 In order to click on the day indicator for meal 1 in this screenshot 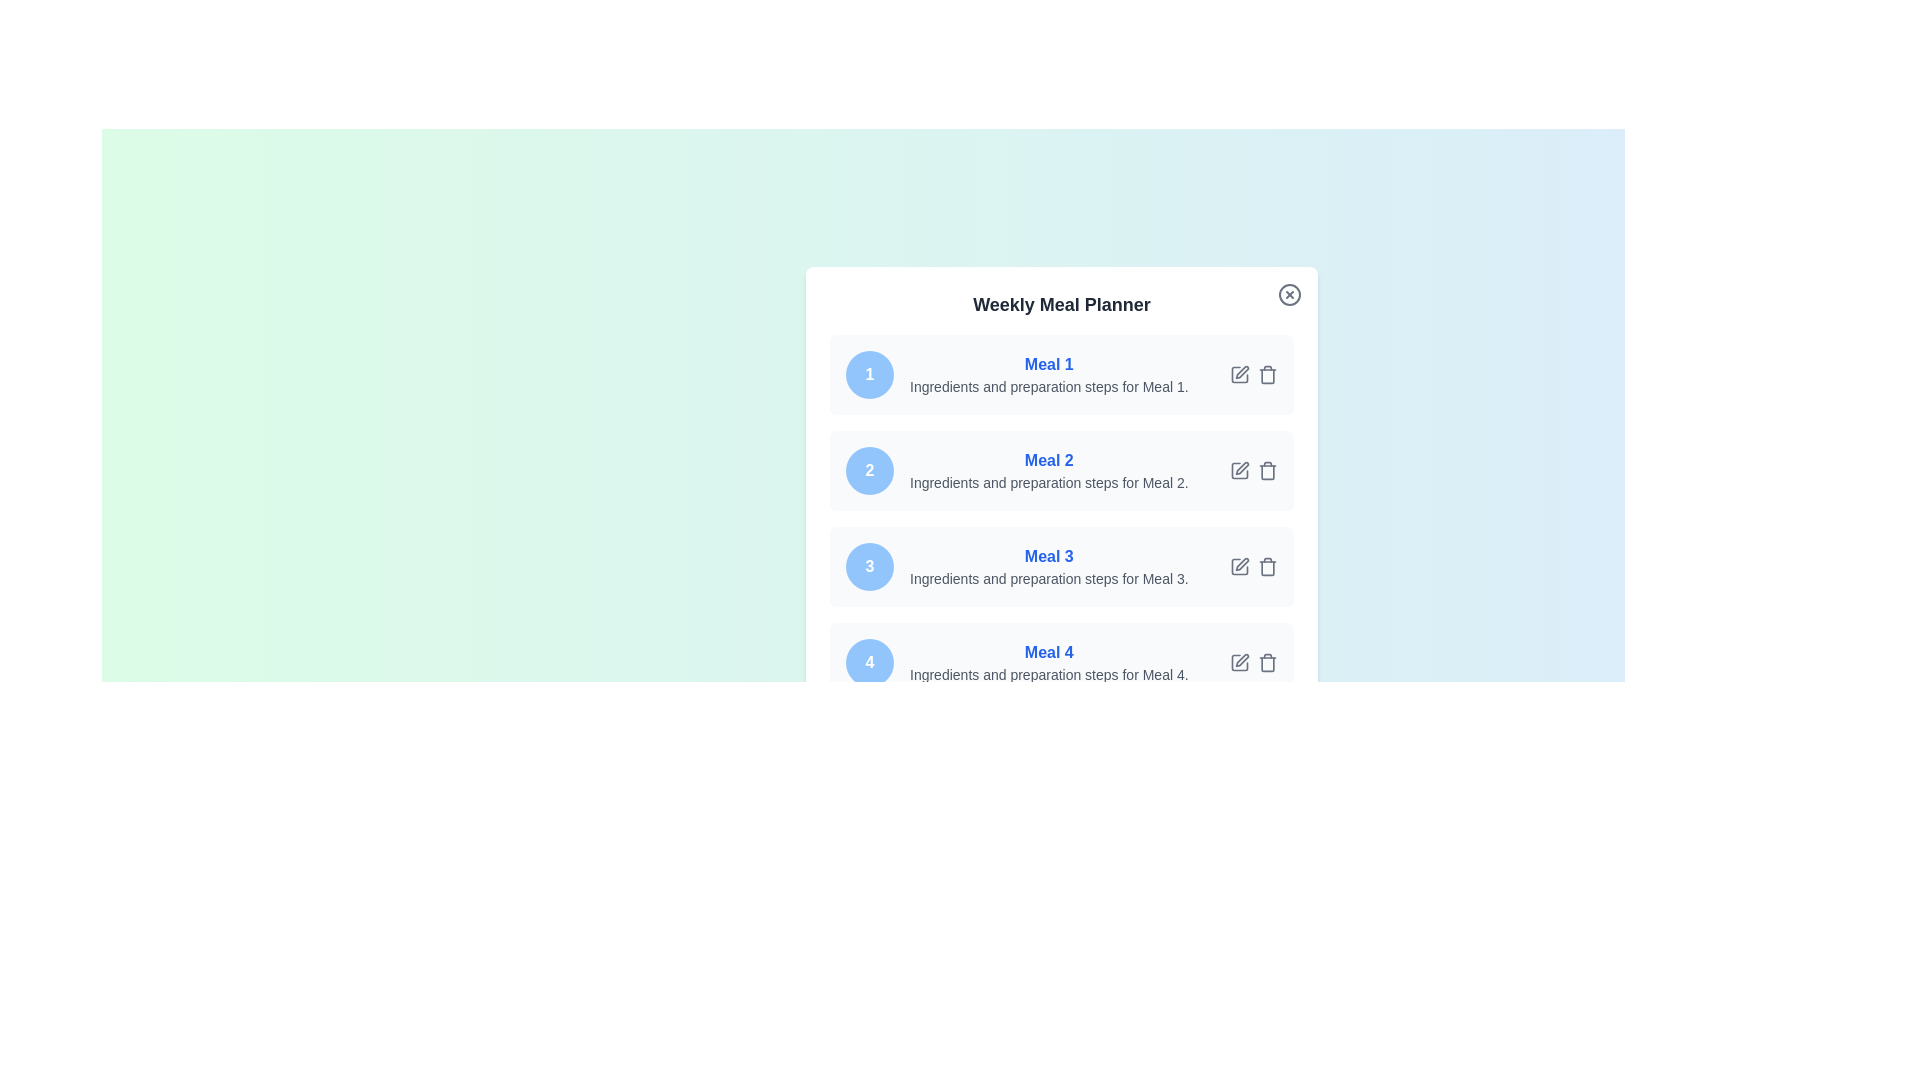, I will do `click(869, 374)`.